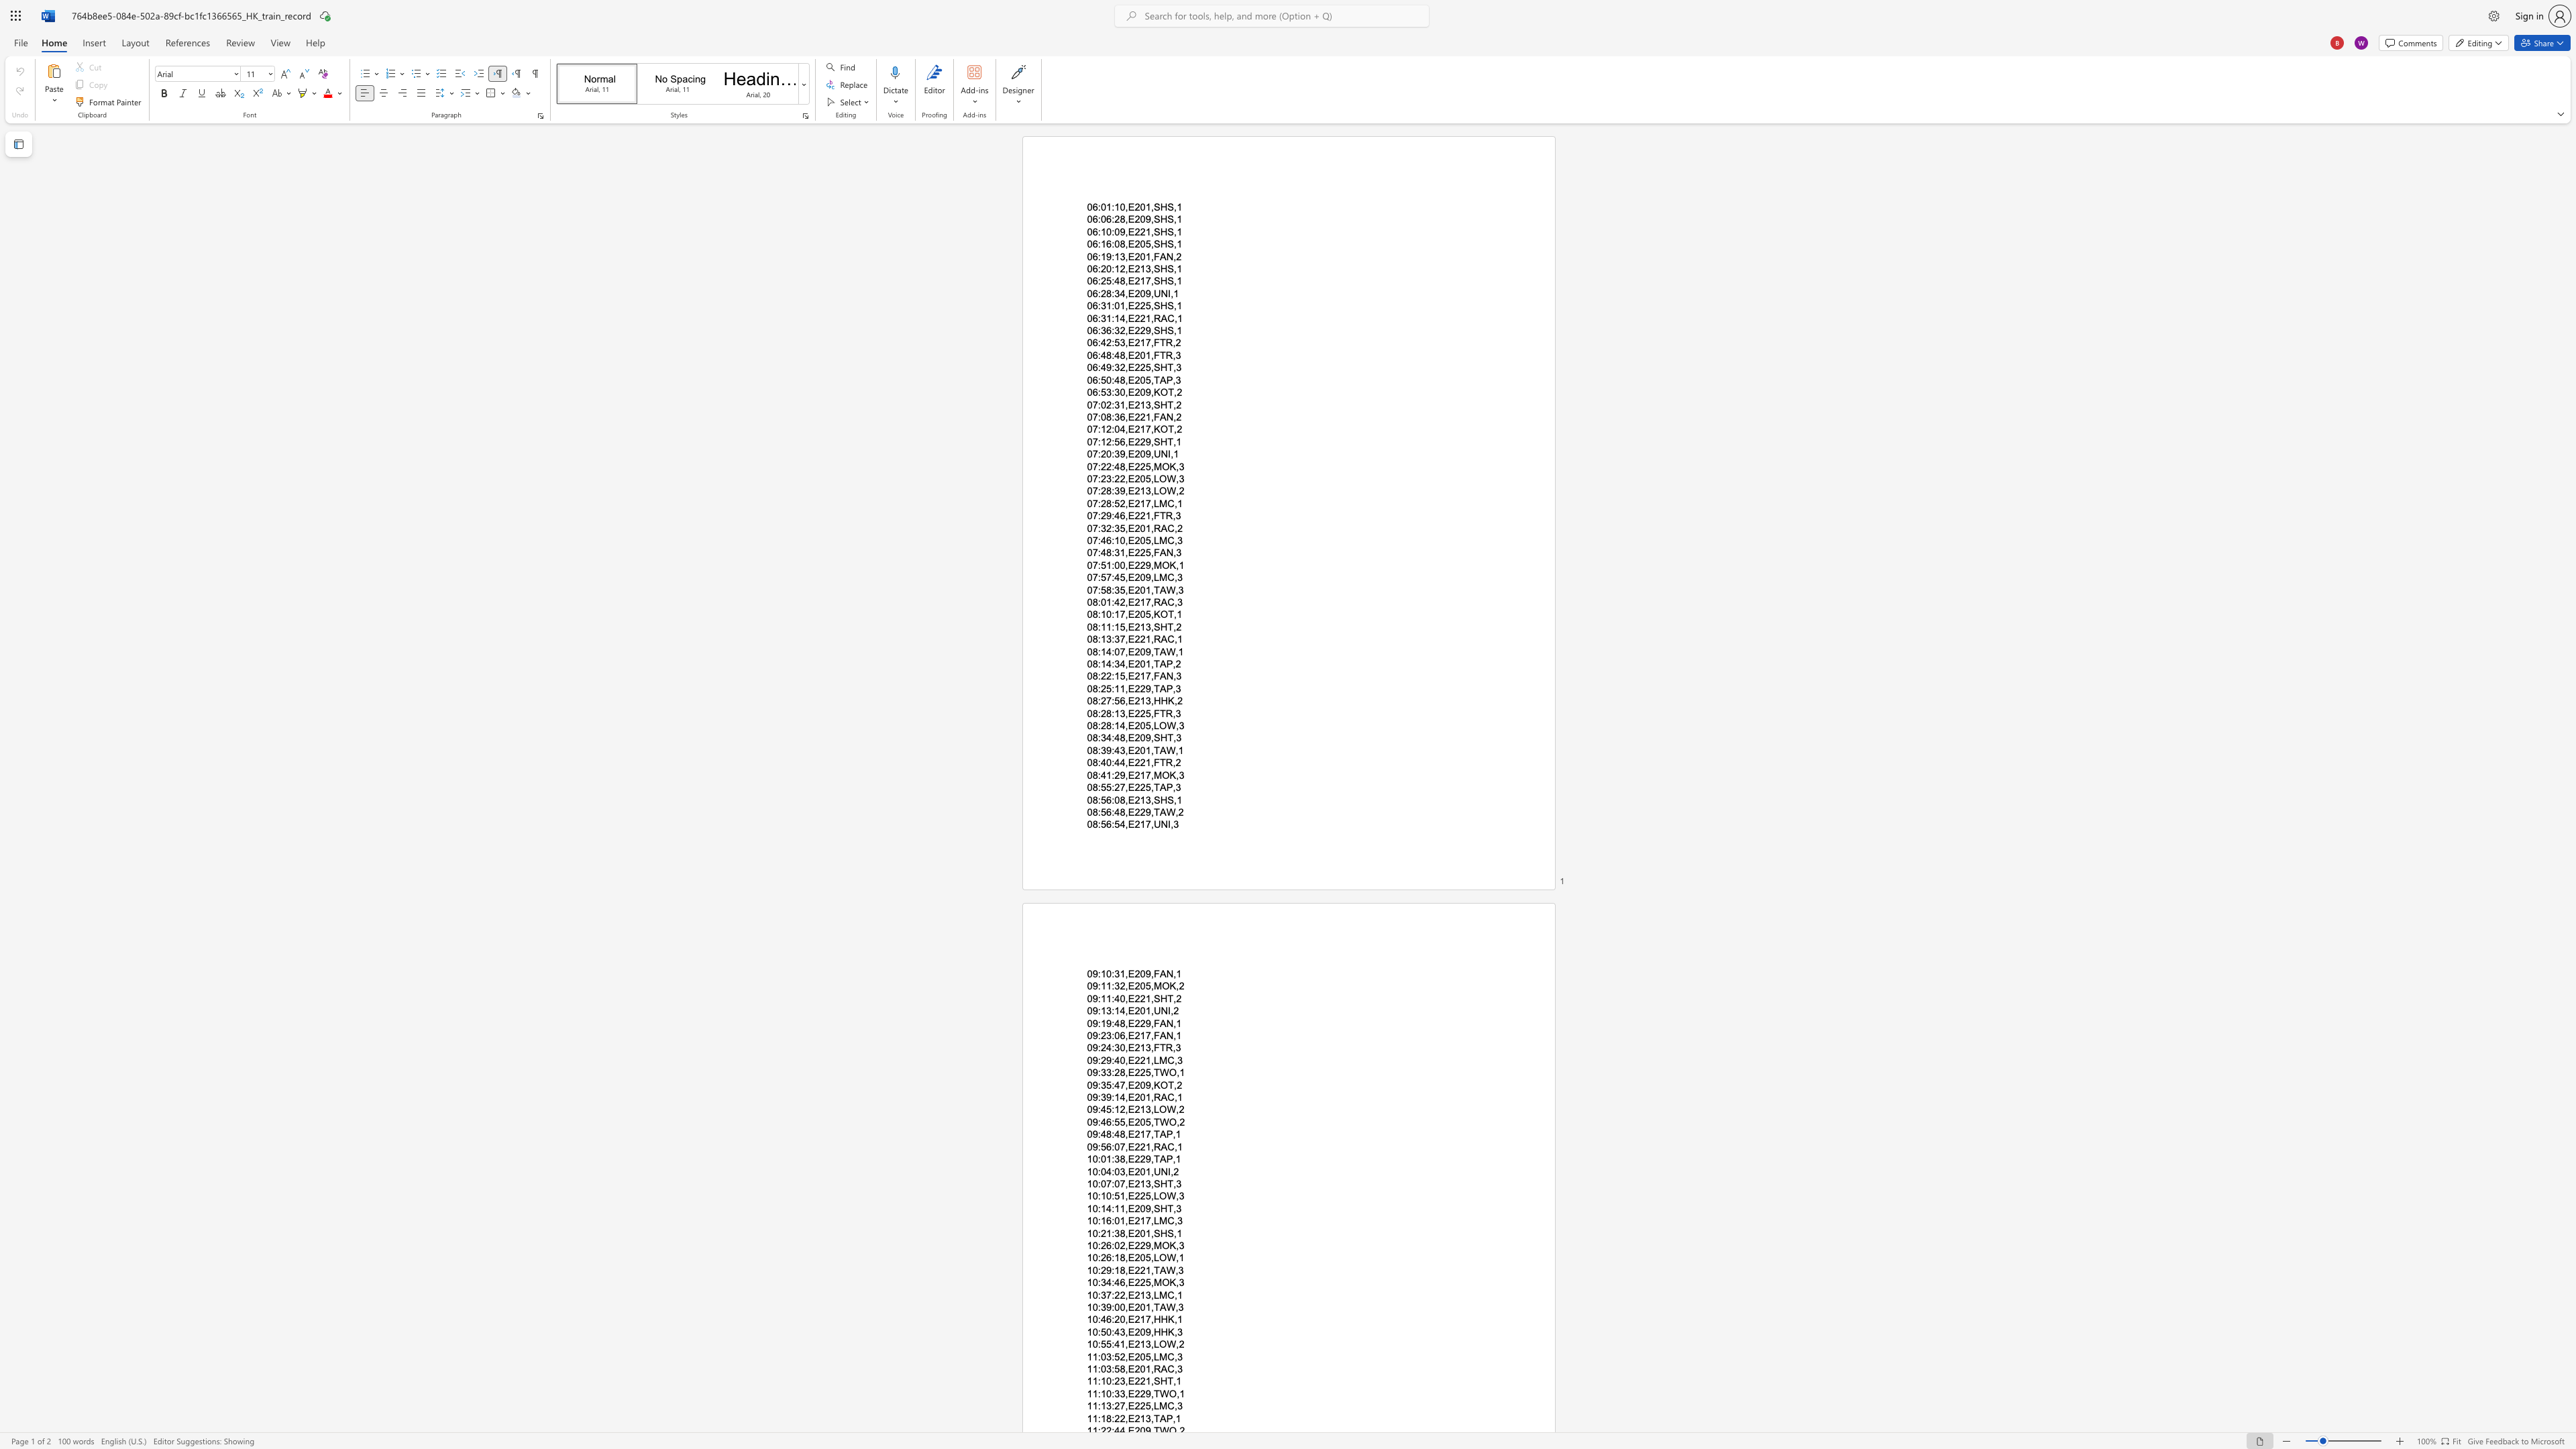 The height and width of the screenshot is (1449, 2576). Describe the element at coordinates (1149, 317) in the screenshot. I see `the space between the continuous character "1" and "," in the text` at that location.